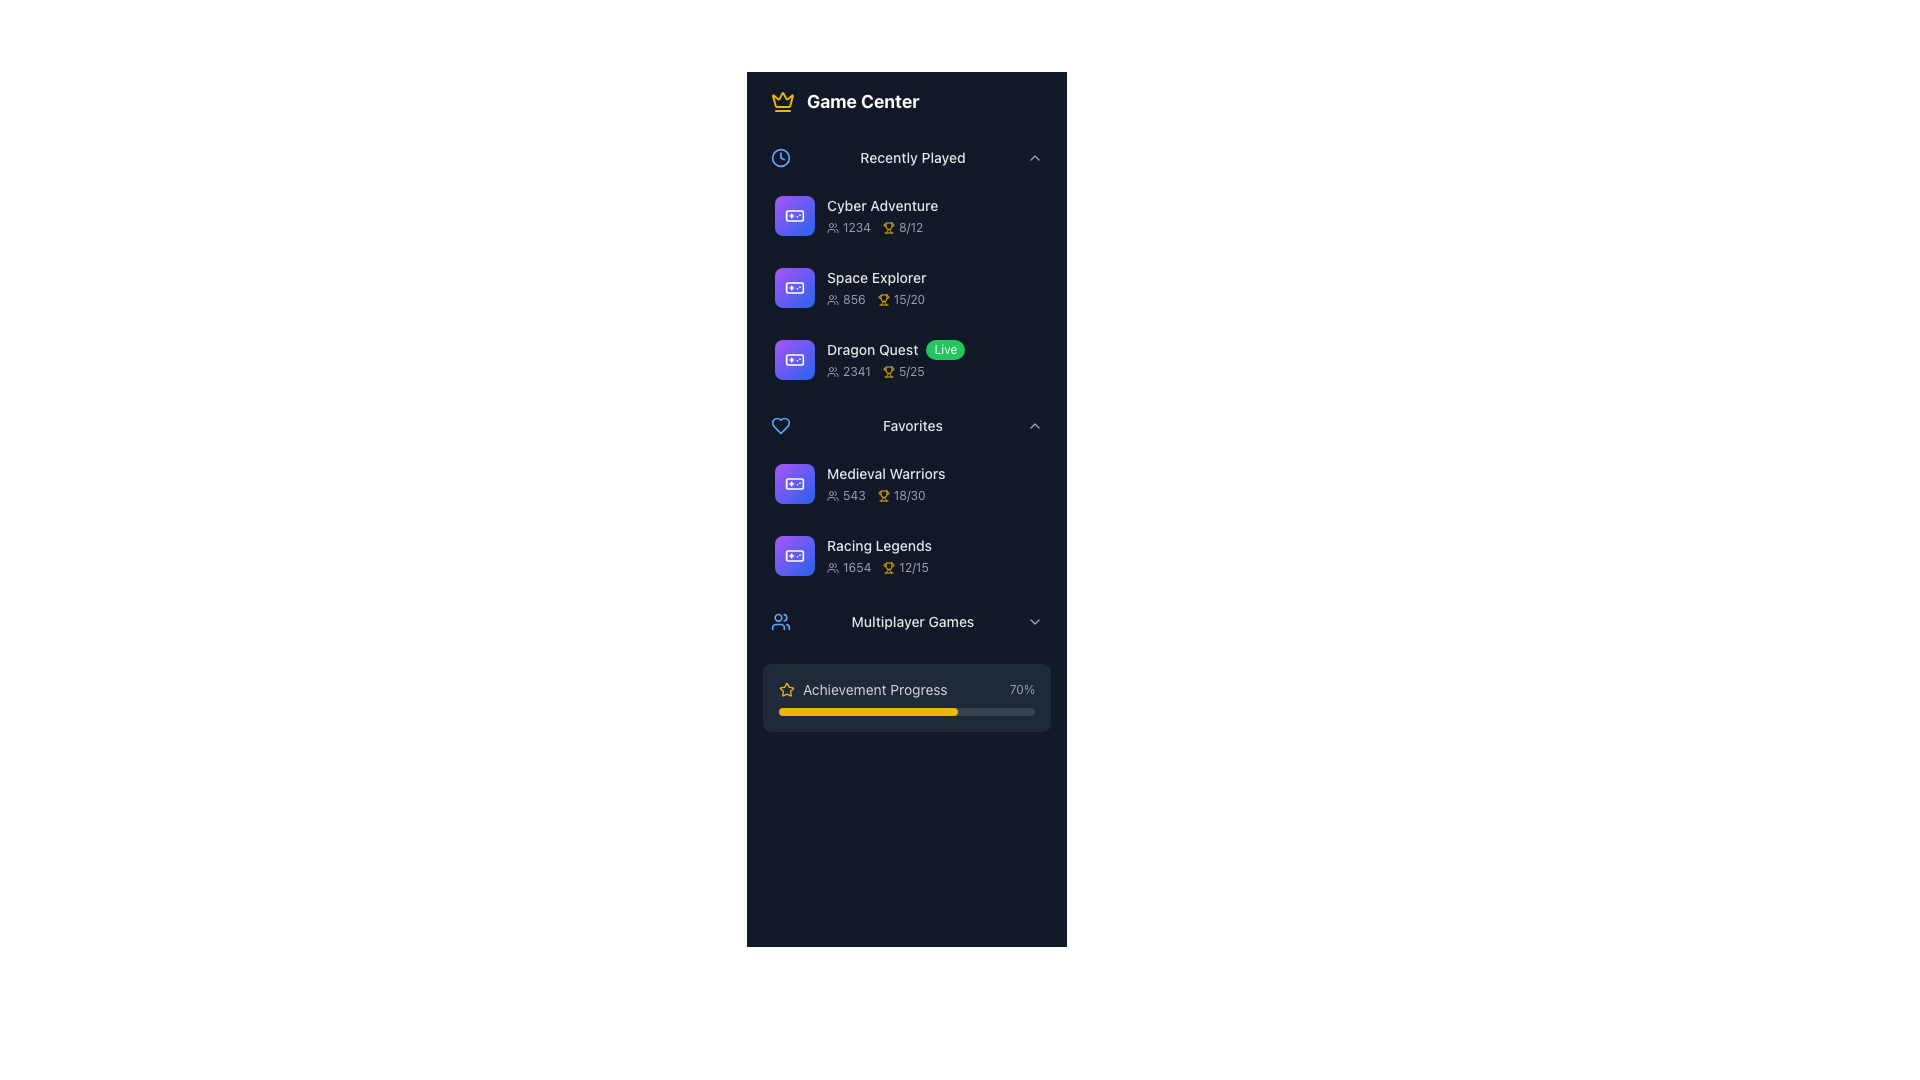  I want to click on the list item labeled 'Medieval Warriors', so click(931, 483).